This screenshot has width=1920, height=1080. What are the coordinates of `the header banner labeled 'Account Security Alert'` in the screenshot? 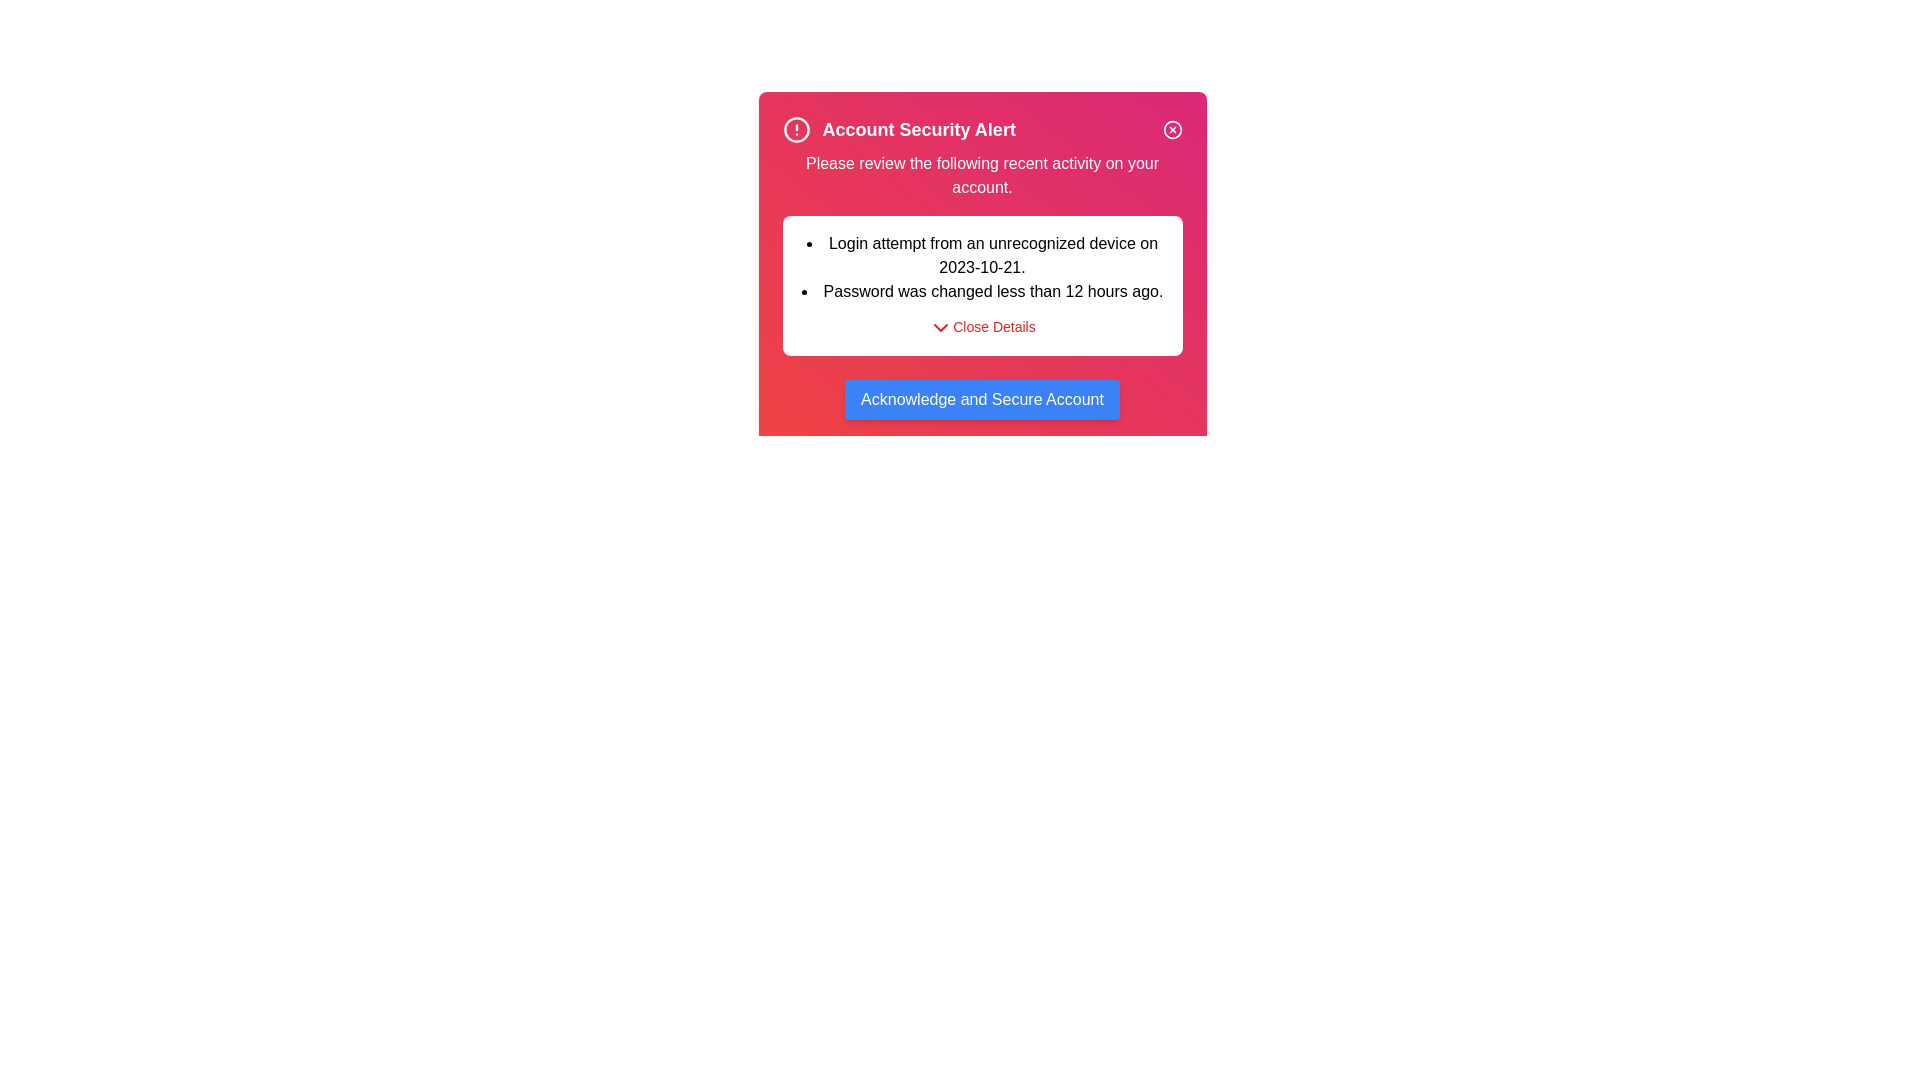 It's located at (982, 130).